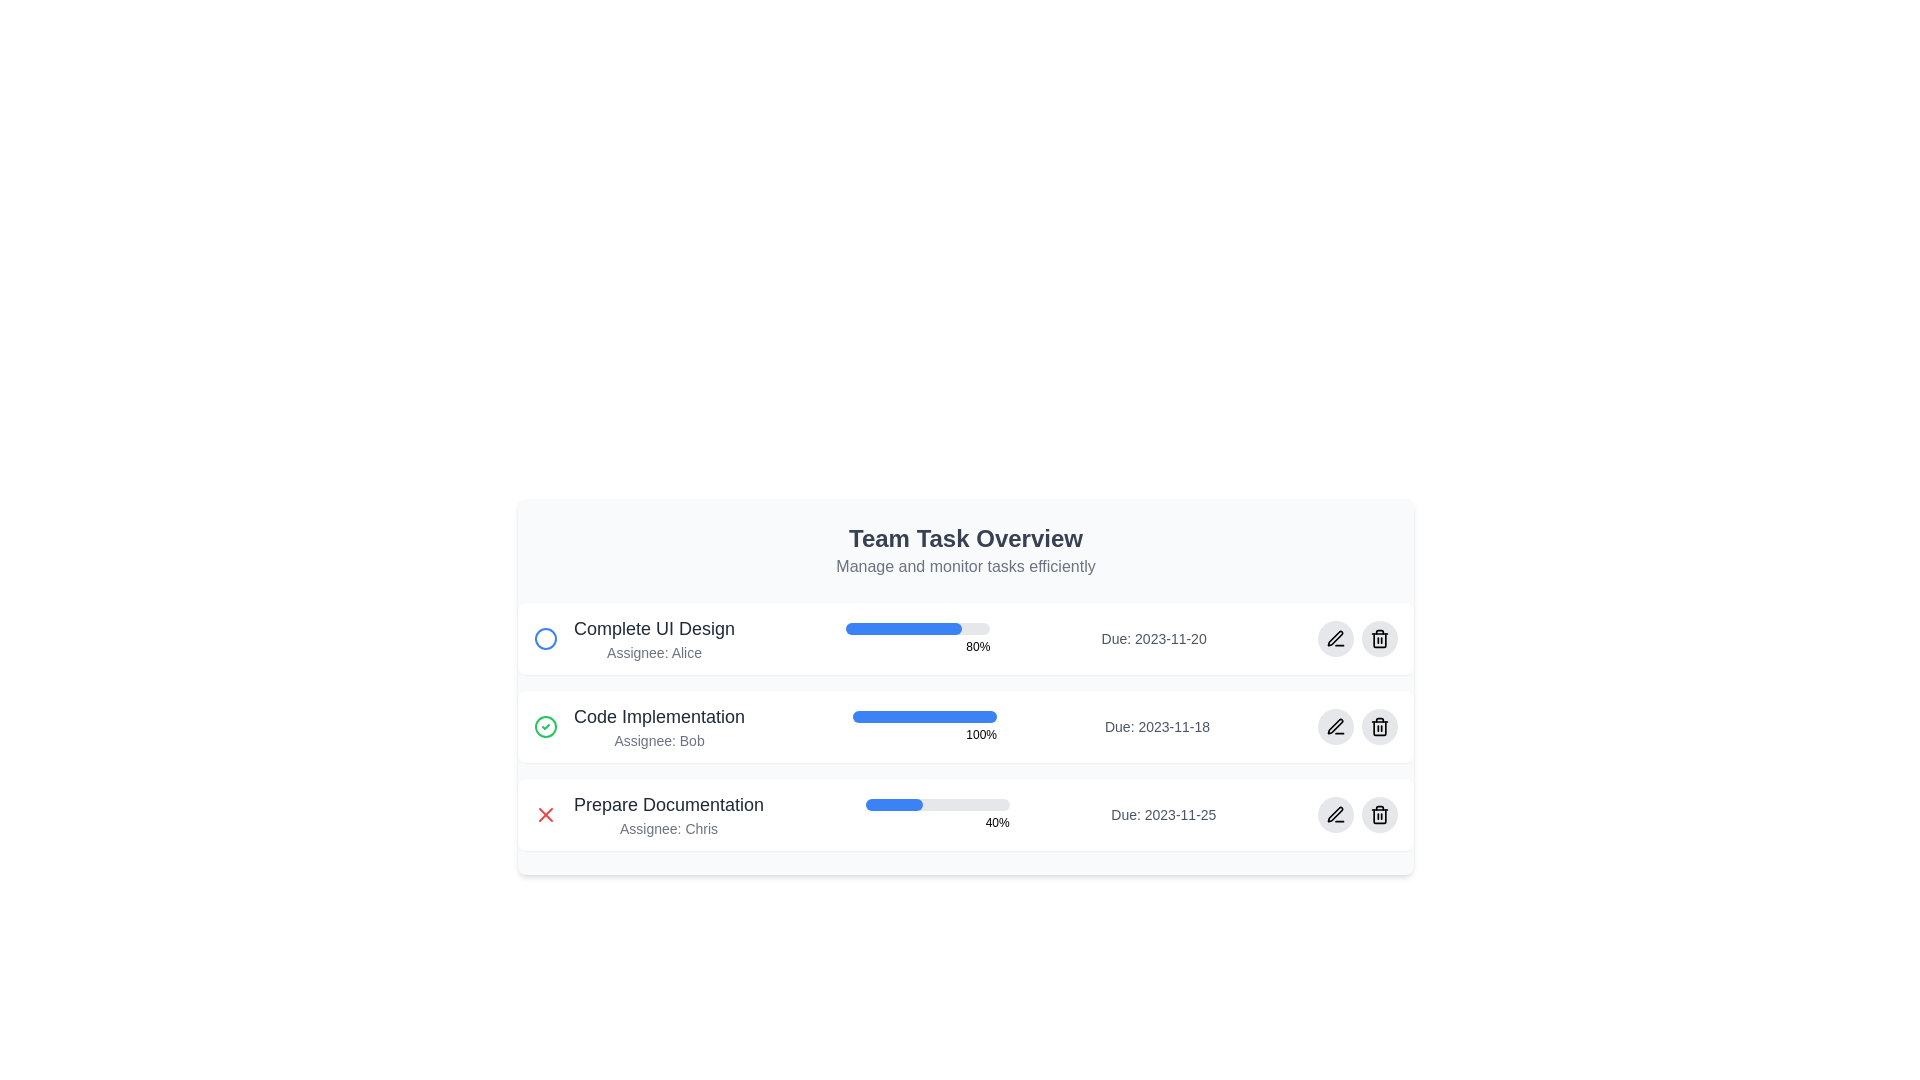 This screenshot has height=1080, width=1920. I want to click on the circular graphic icon with a blue border located to the left of the first task entry titled 'Complete UI Design', so click(546, 639).